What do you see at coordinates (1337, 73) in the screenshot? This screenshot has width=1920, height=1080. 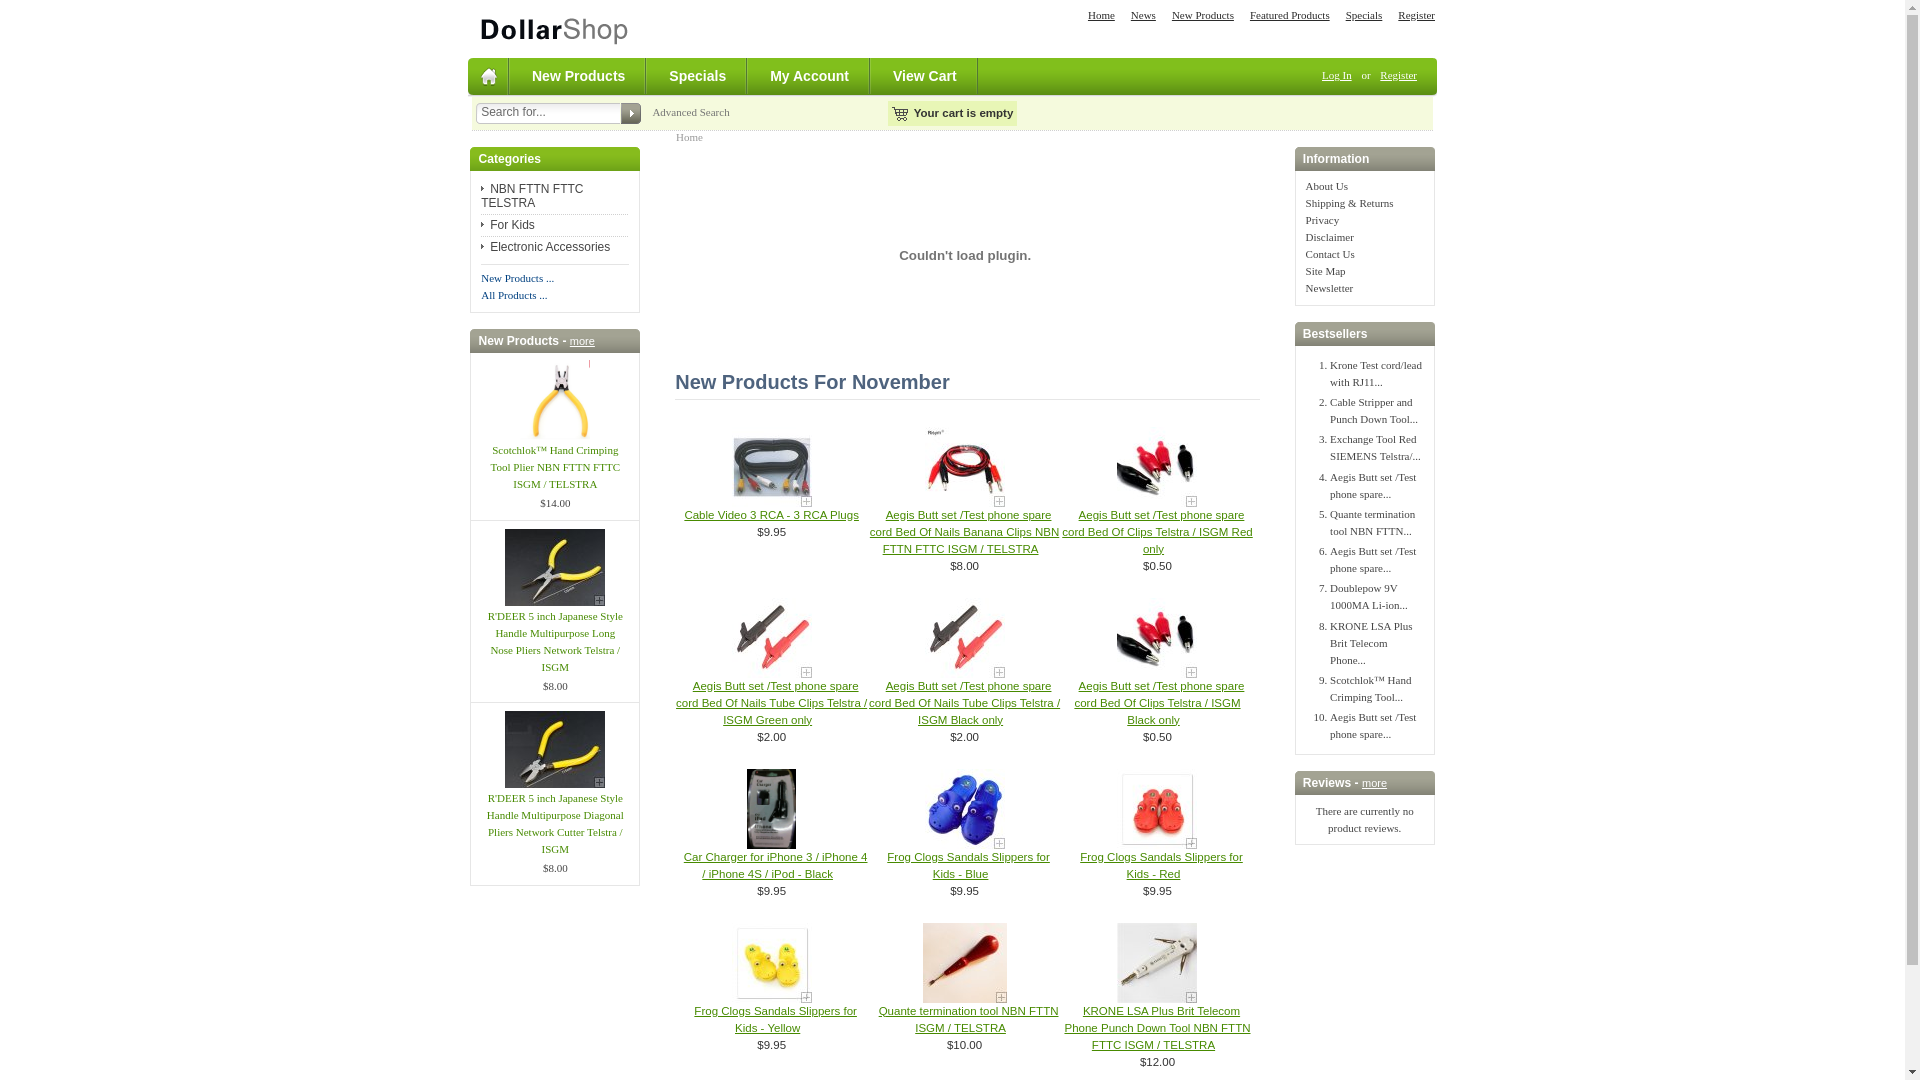 I see `'Log In'` at bounding box center [1337, 73].